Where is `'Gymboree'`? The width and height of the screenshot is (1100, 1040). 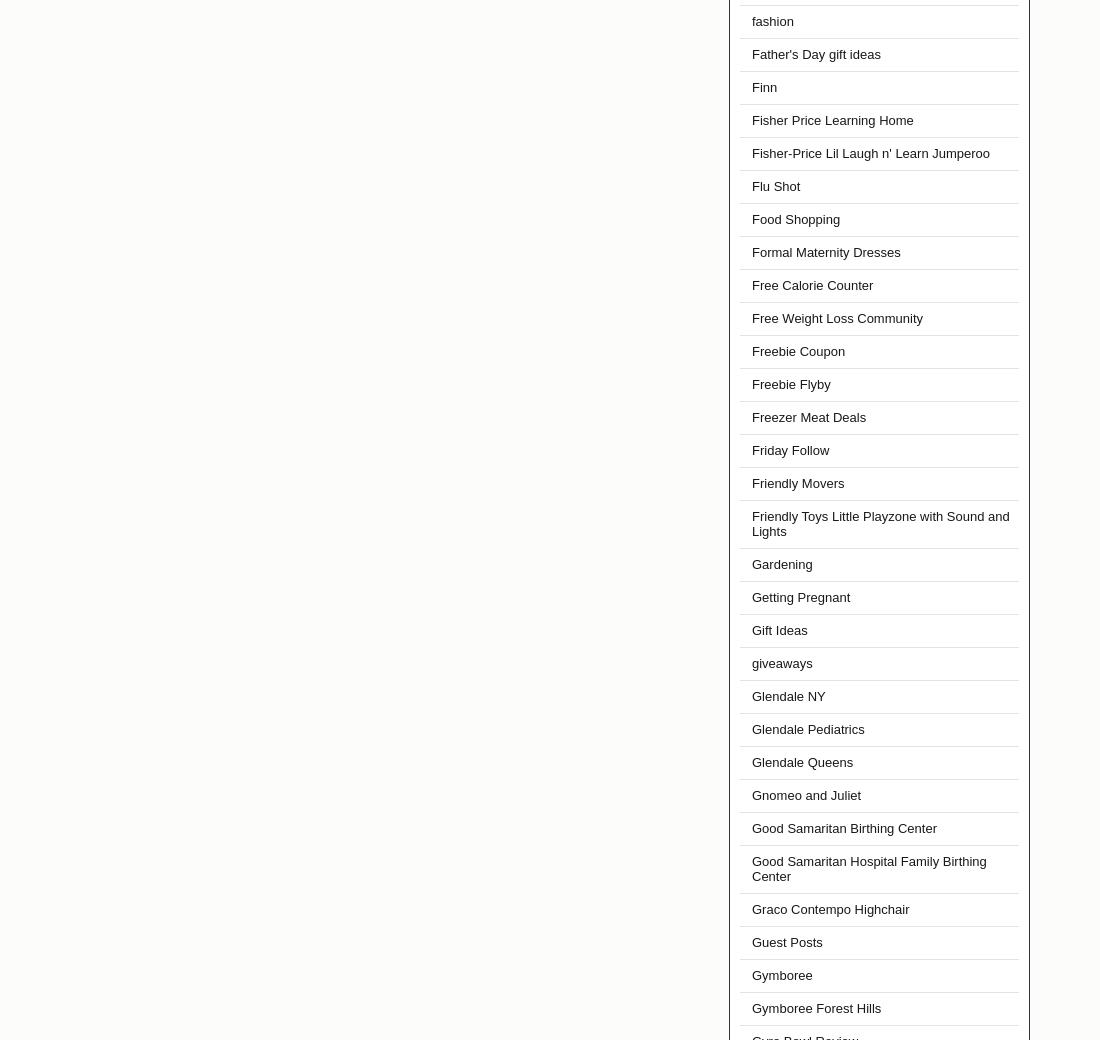 'Gymboree' is located at coordinates (781, 975).